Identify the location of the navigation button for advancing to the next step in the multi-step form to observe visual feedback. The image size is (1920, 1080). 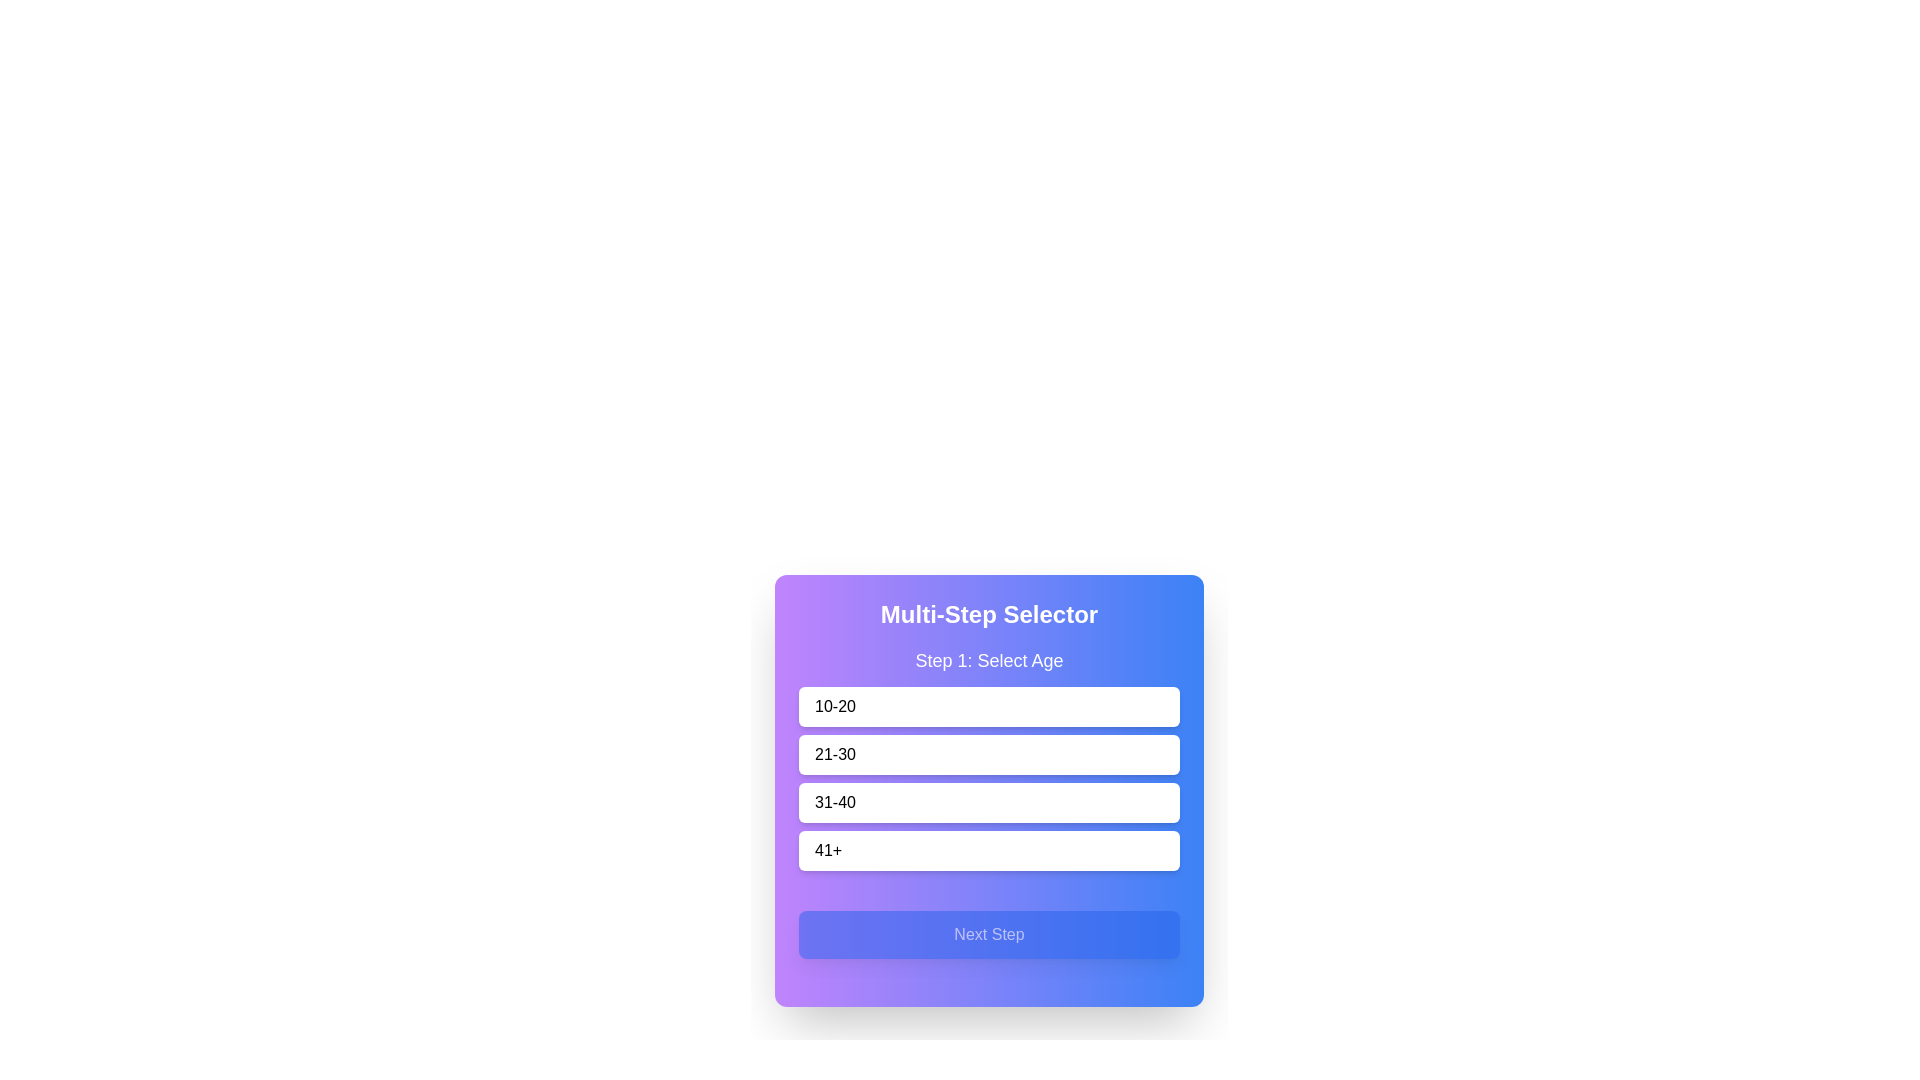
(989, 934).